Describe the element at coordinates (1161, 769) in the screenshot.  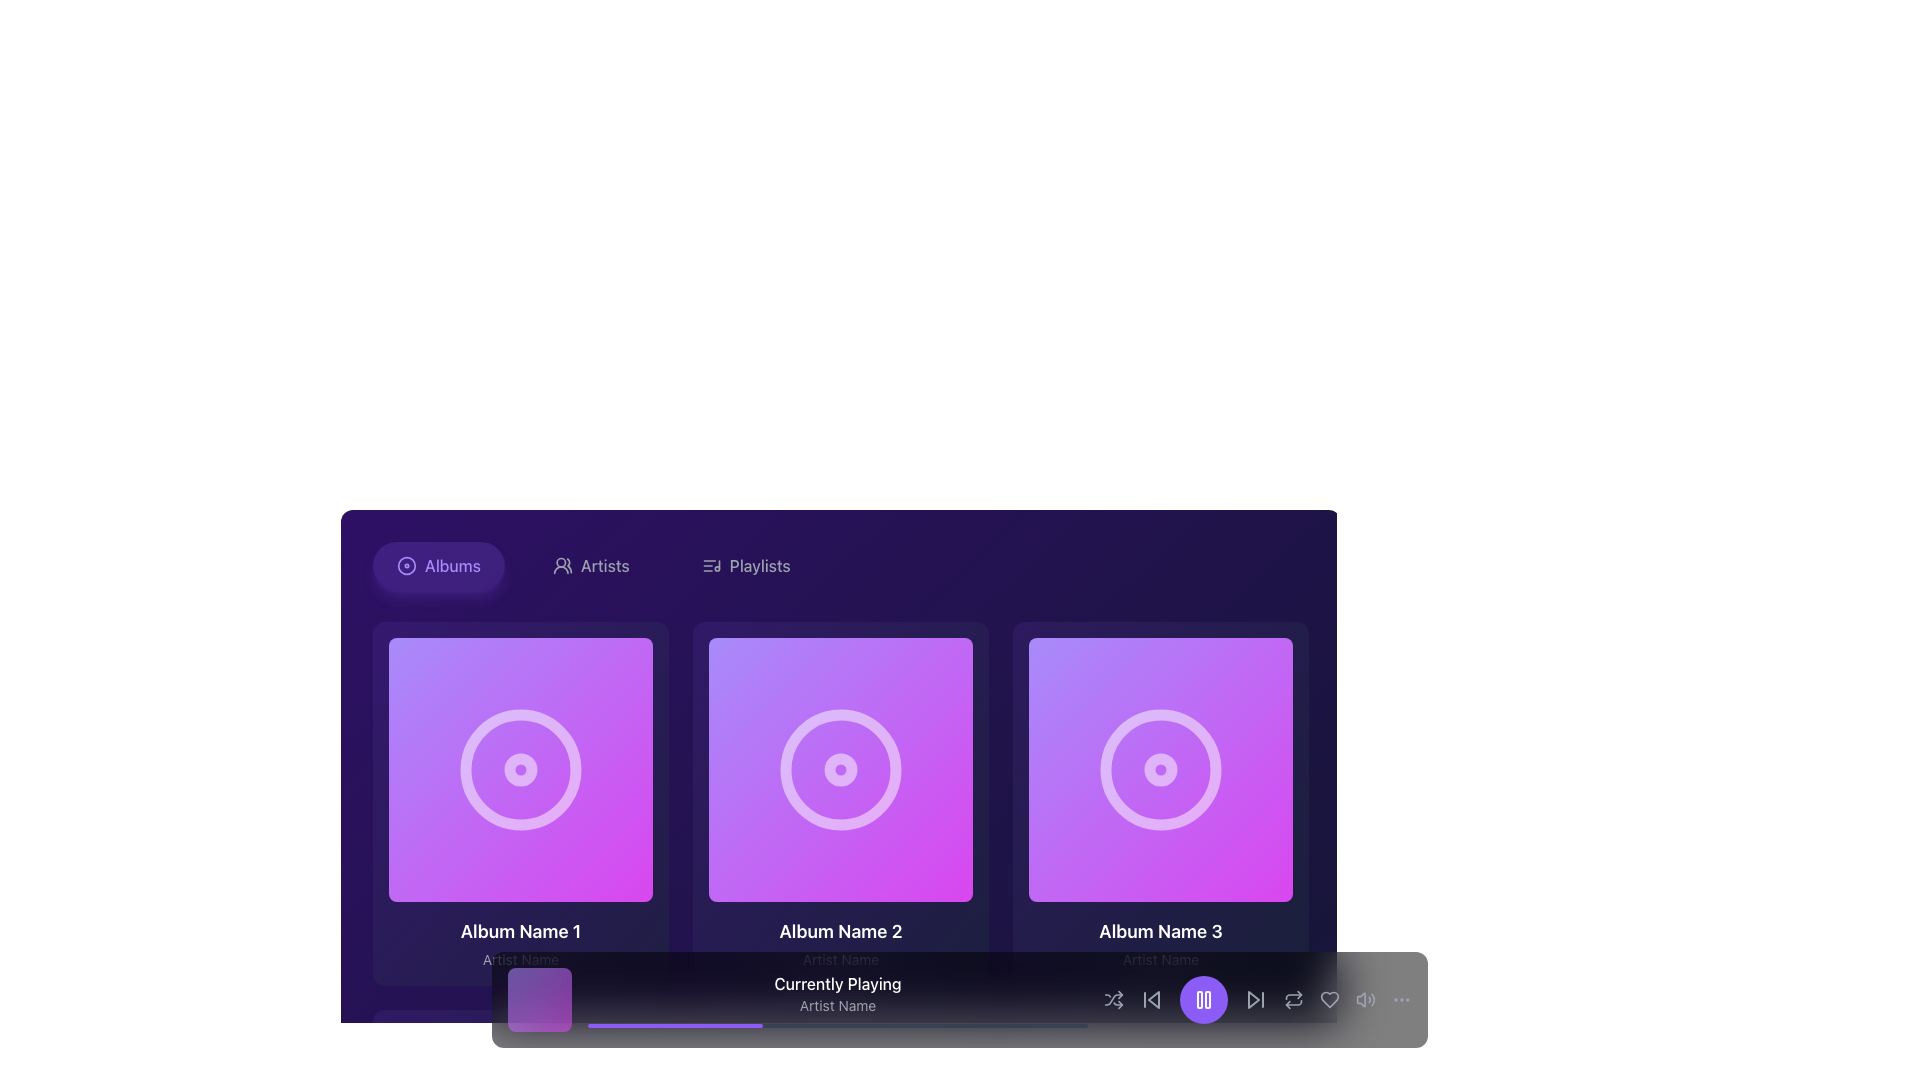
I see `the clickable interactive media object (album cover) featuring a gradient background and a play button` at that location.